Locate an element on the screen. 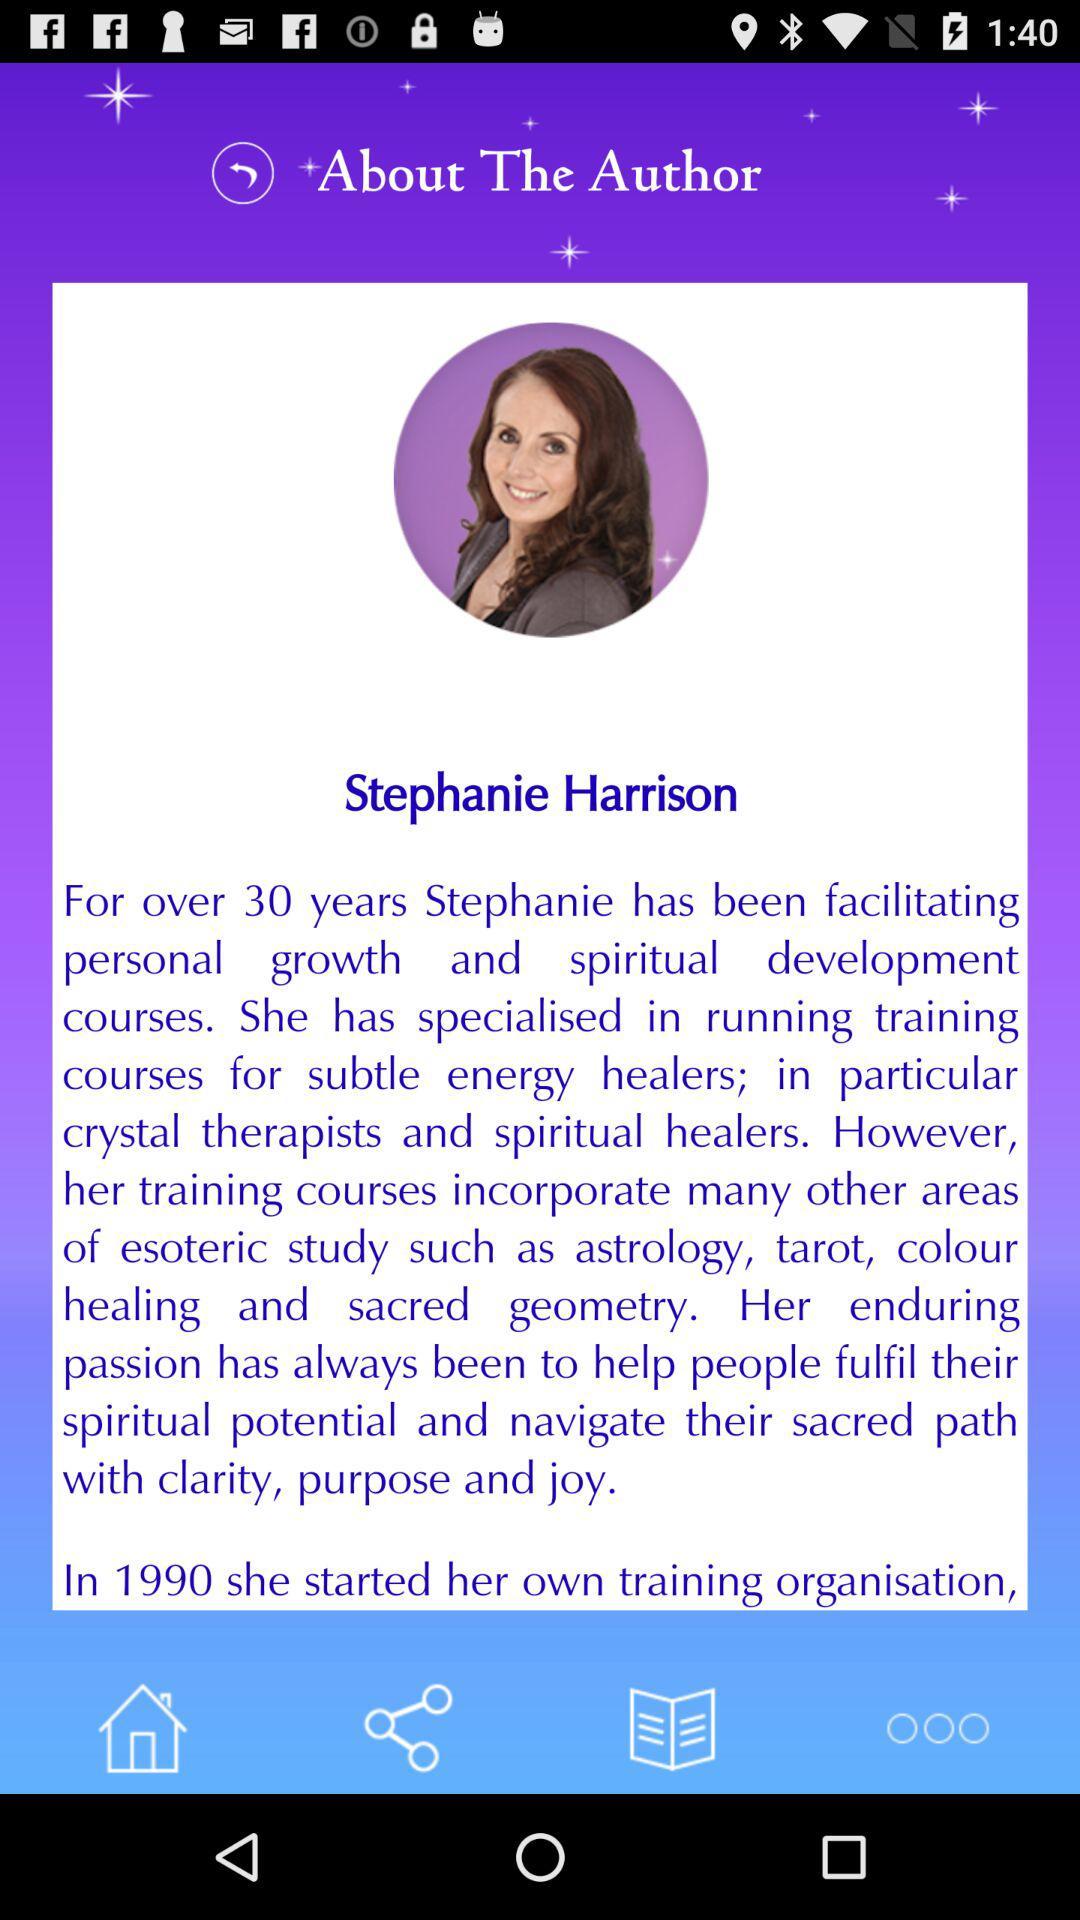 The height and width of the screenshot is (1920, 1080). more is located at coordinates (937, 1727).